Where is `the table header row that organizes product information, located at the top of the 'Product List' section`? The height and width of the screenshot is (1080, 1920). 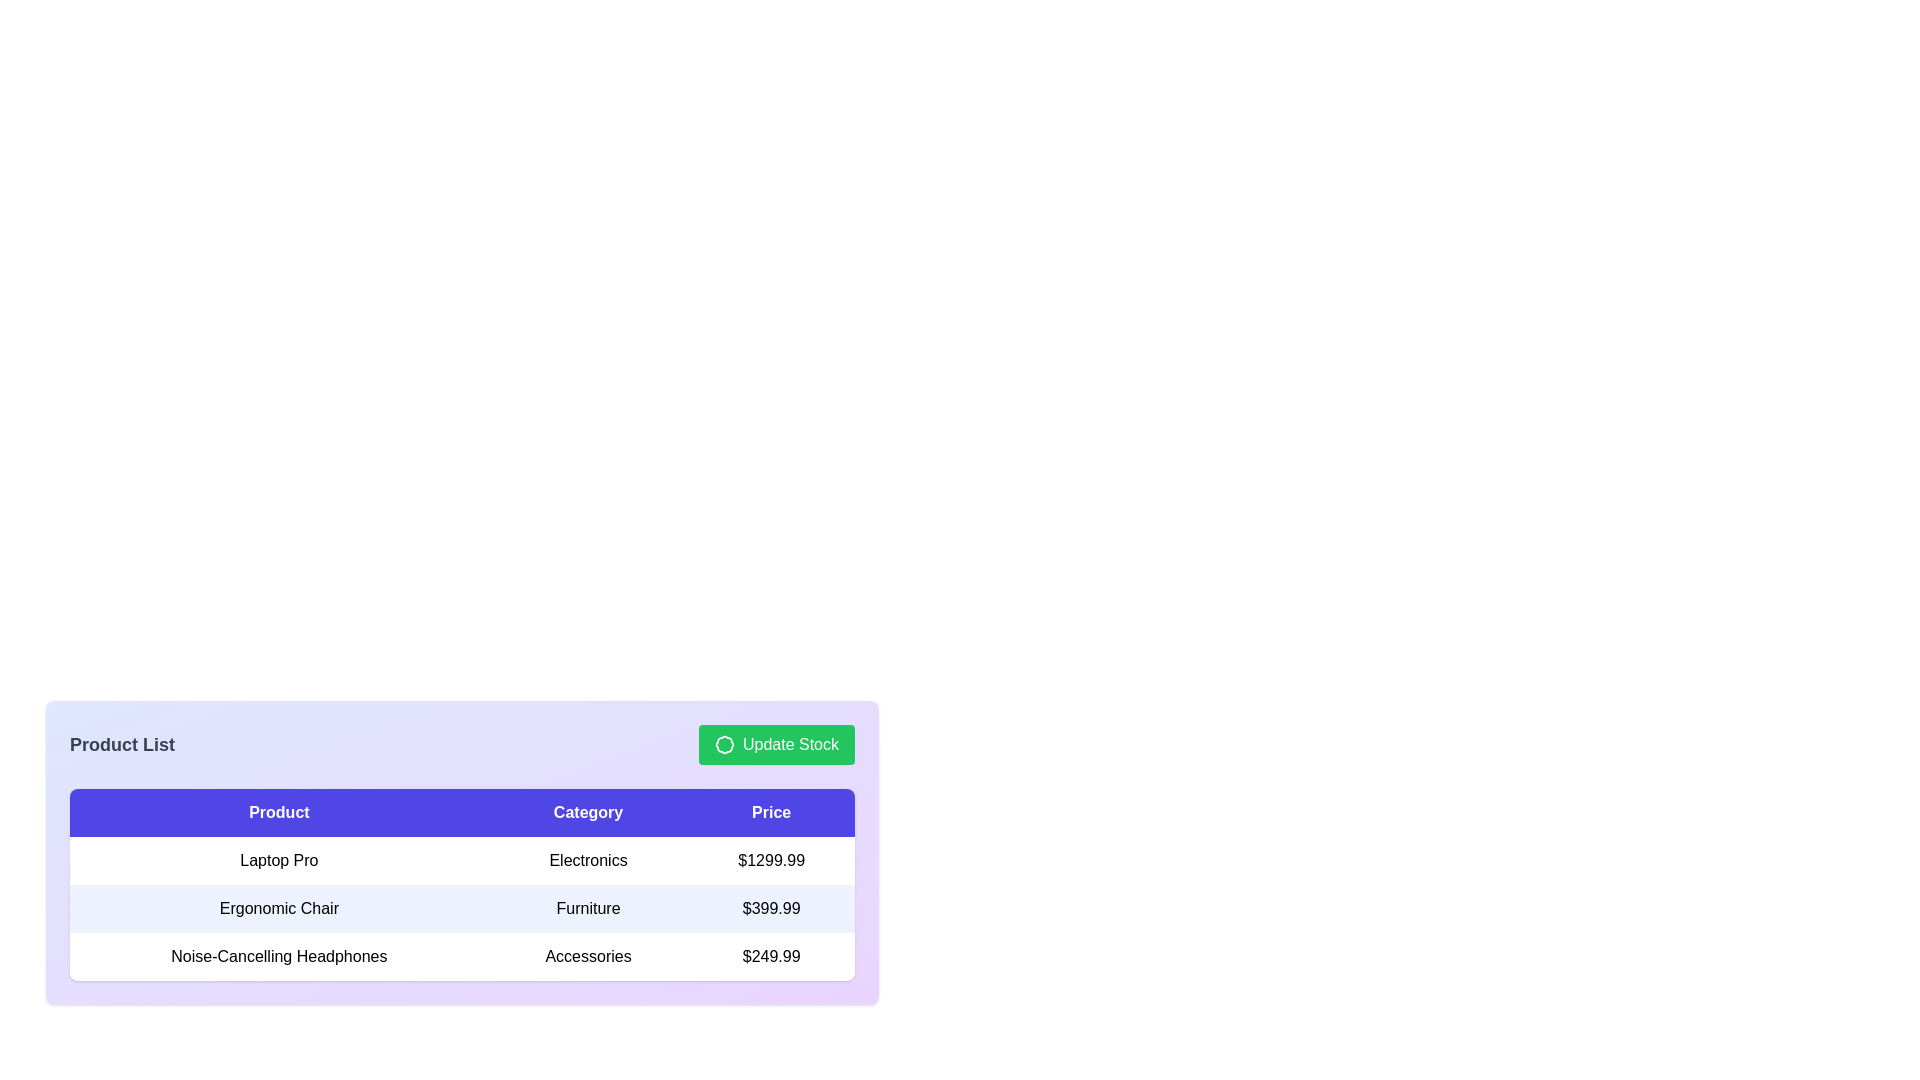
the table header row that organizes product information, located at the top of the 'Product List' section is located at coordinates (461, 813).